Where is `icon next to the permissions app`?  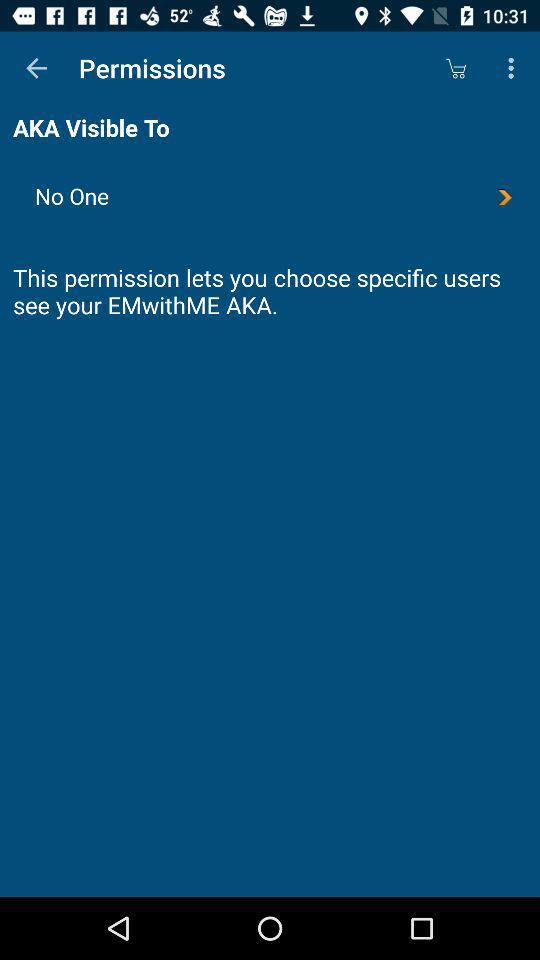 icon next to the permissions app is located at coordinates (455, 68).